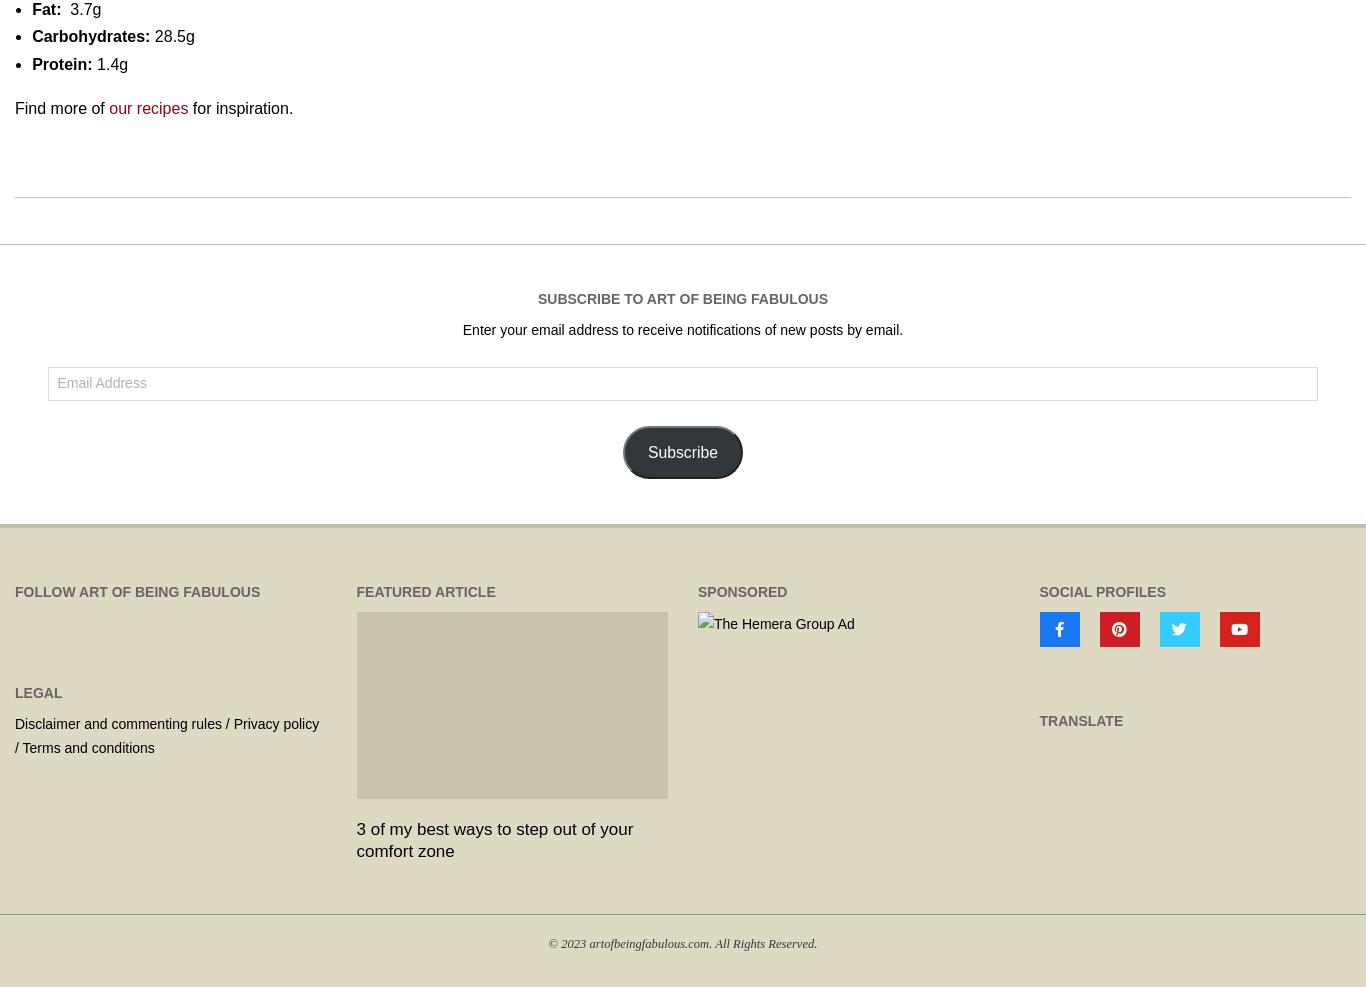 The height and width of the screenshot is (987, 1366). I want to click on '1.4g', so click(109, 62).